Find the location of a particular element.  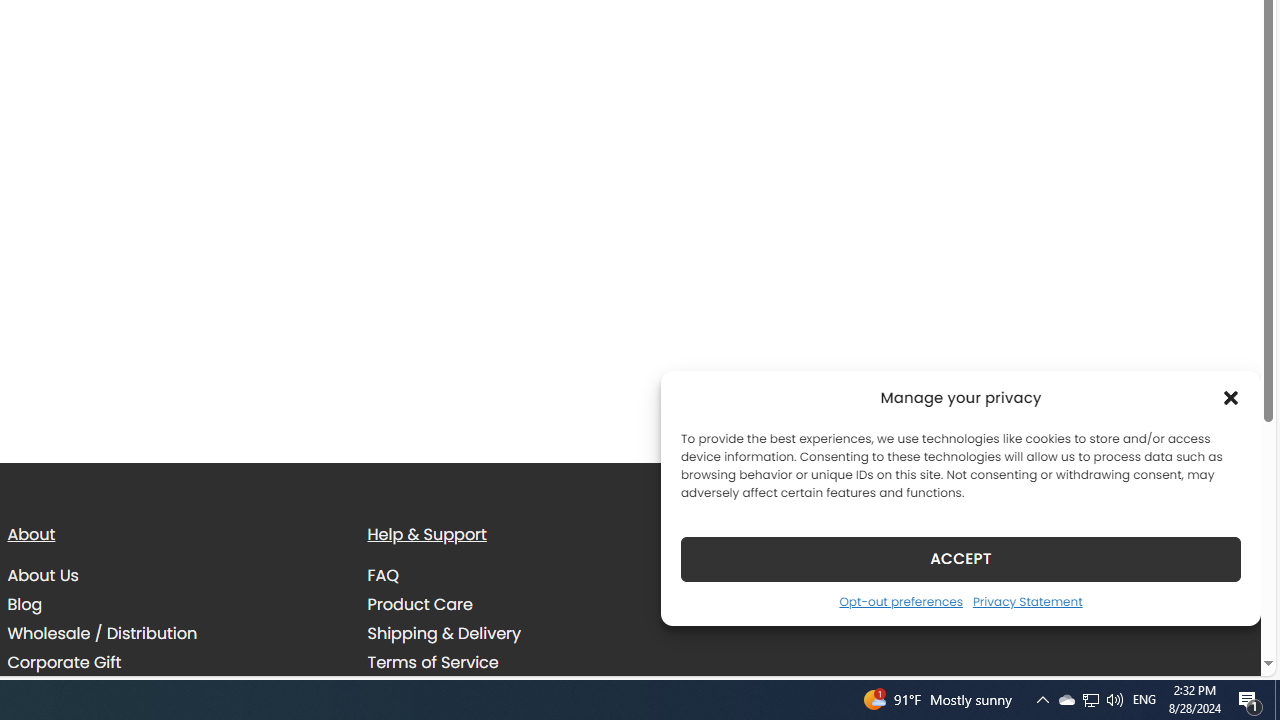

'Class: cmplz-close' is located at coordinates (1230, 397).